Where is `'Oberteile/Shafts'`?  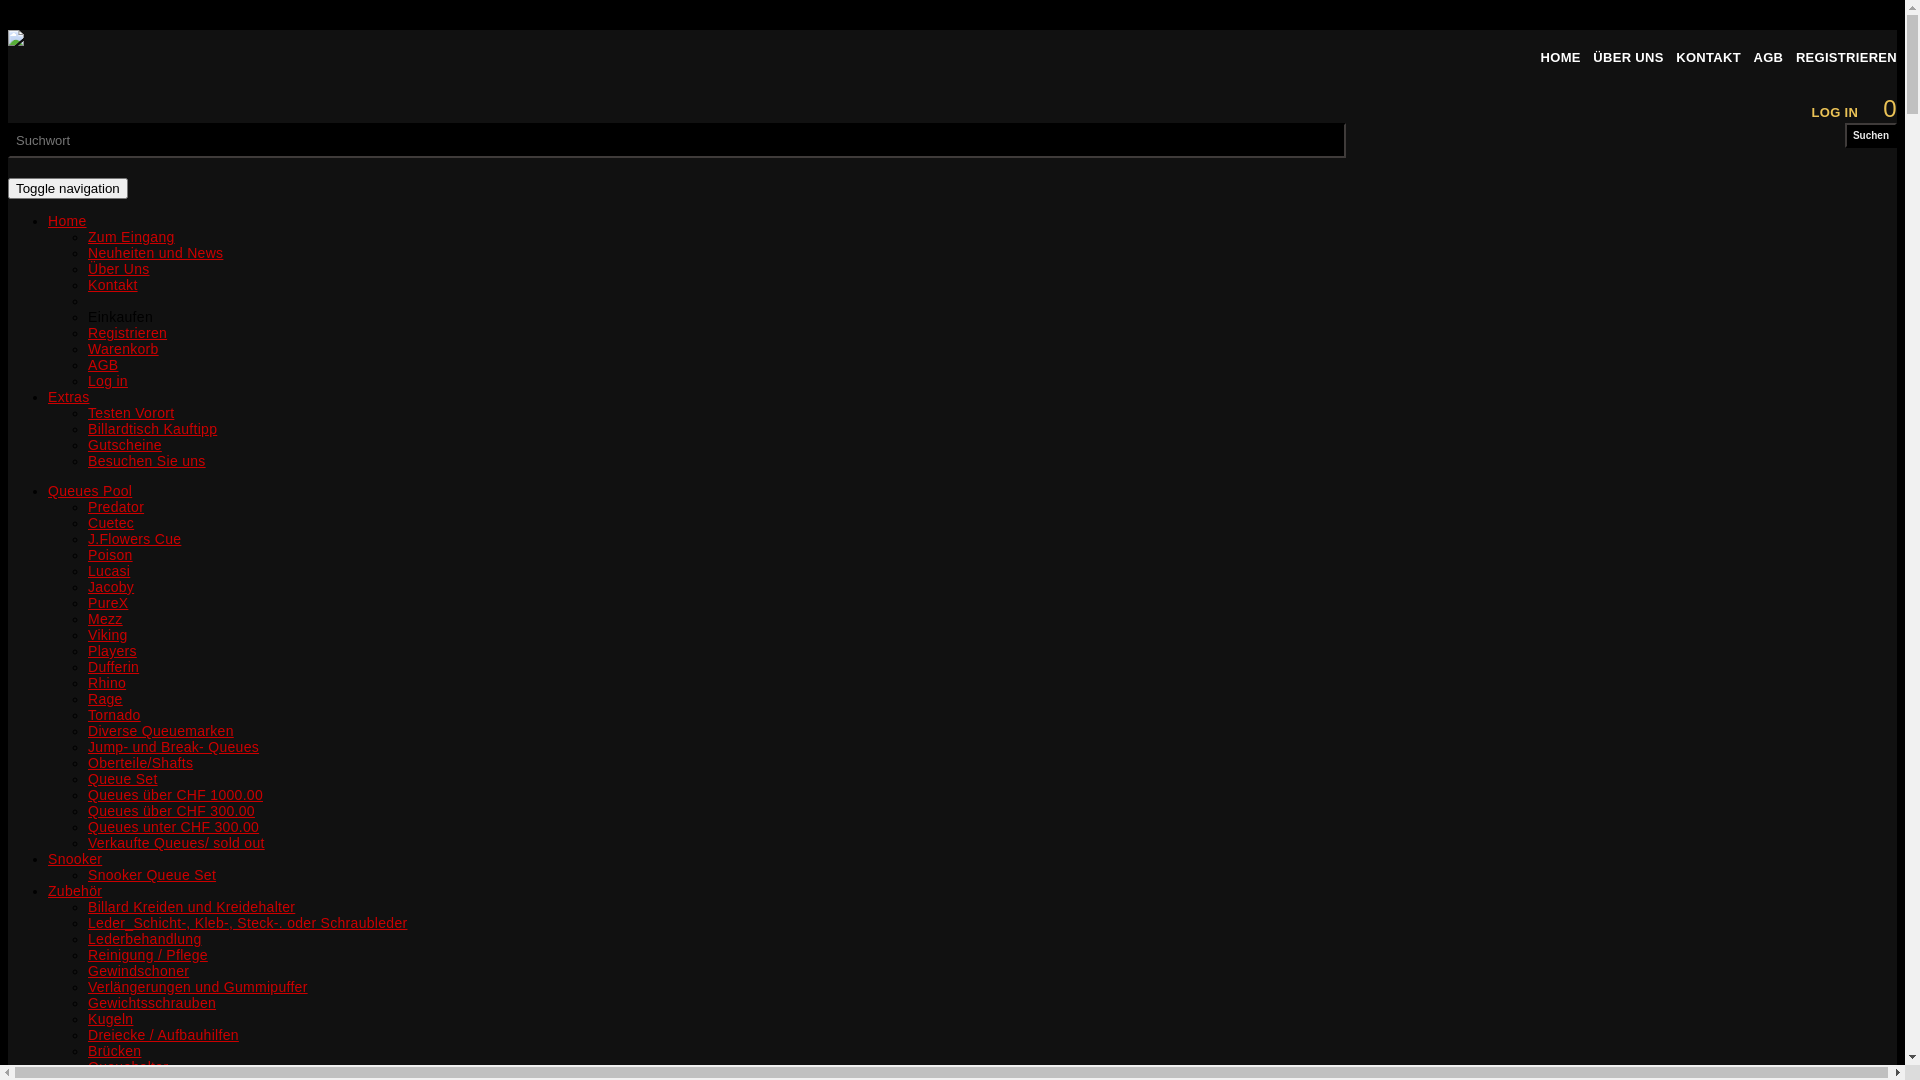
'Oberteile/Shafts' is located at coordinates (139, 763).